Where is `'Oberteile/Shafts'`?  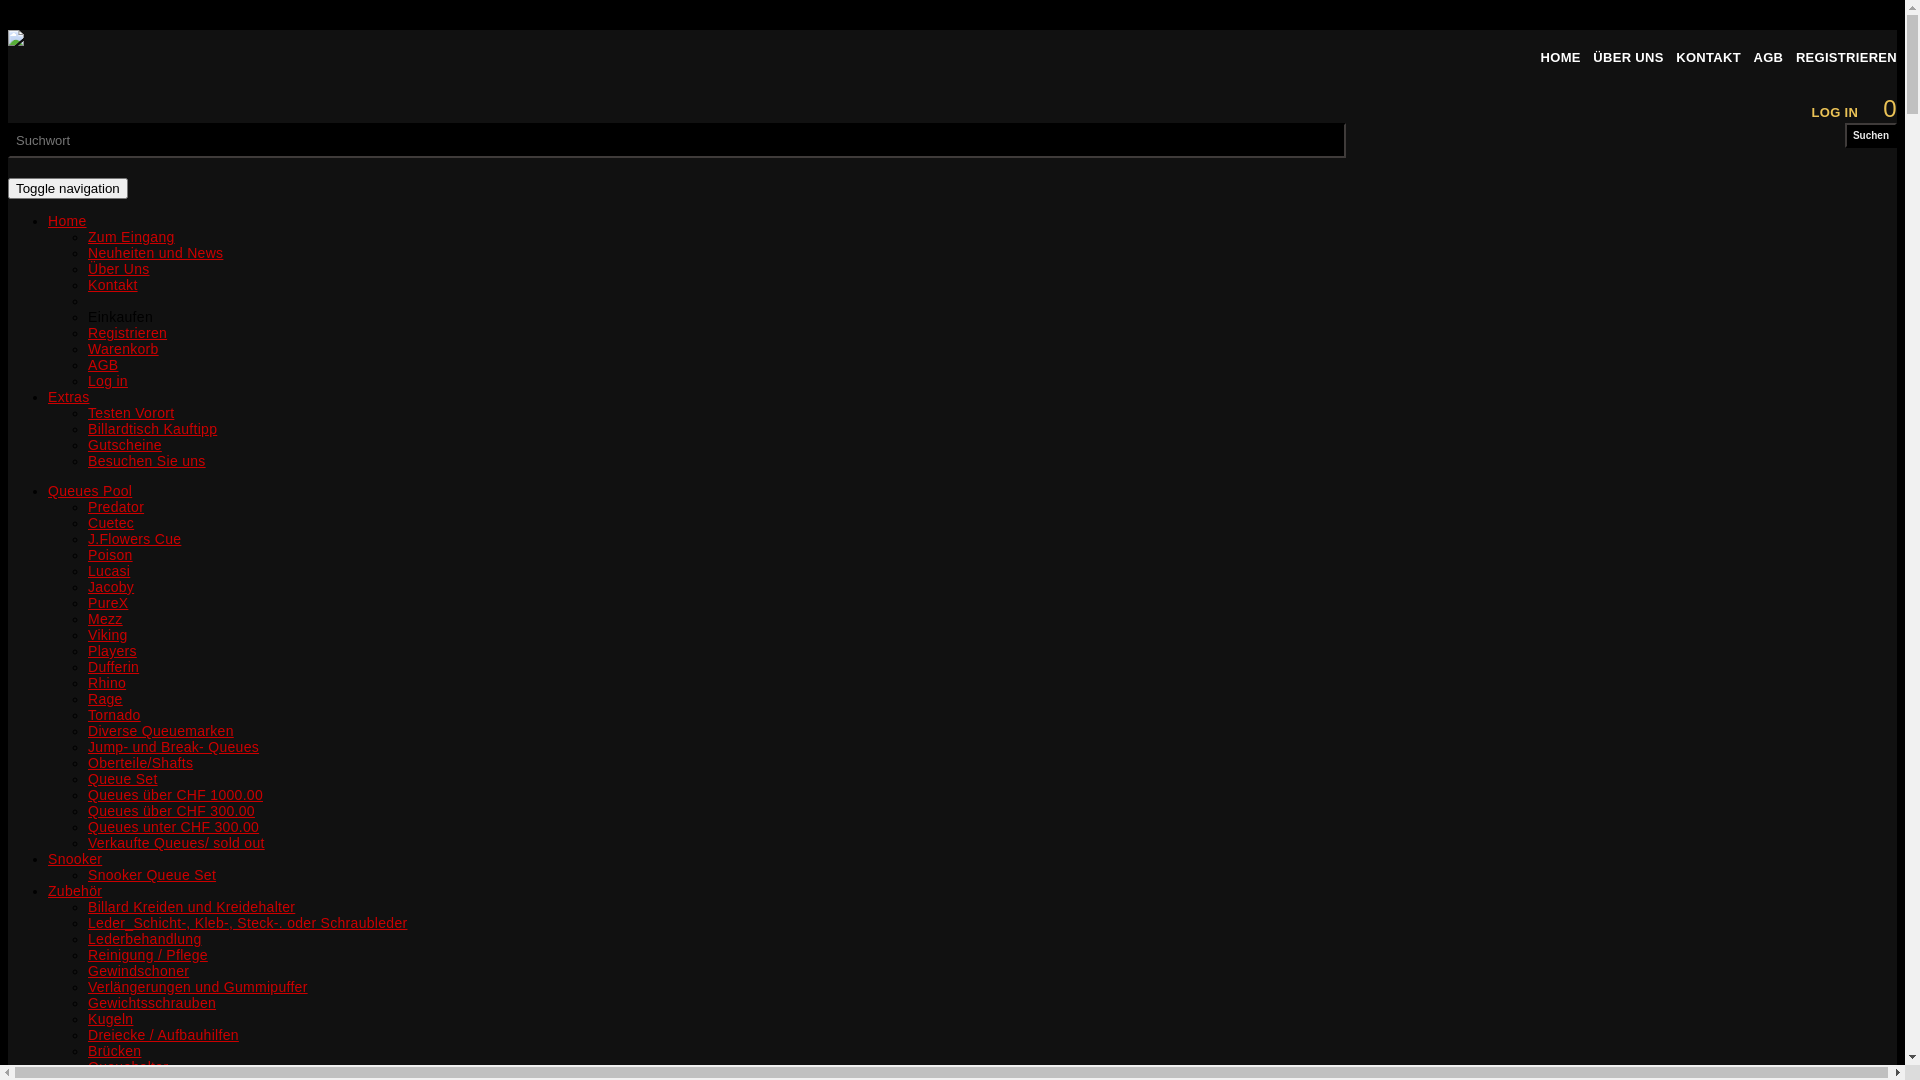
'Oberteile/Shafts' is located at coordinates (139, 763).